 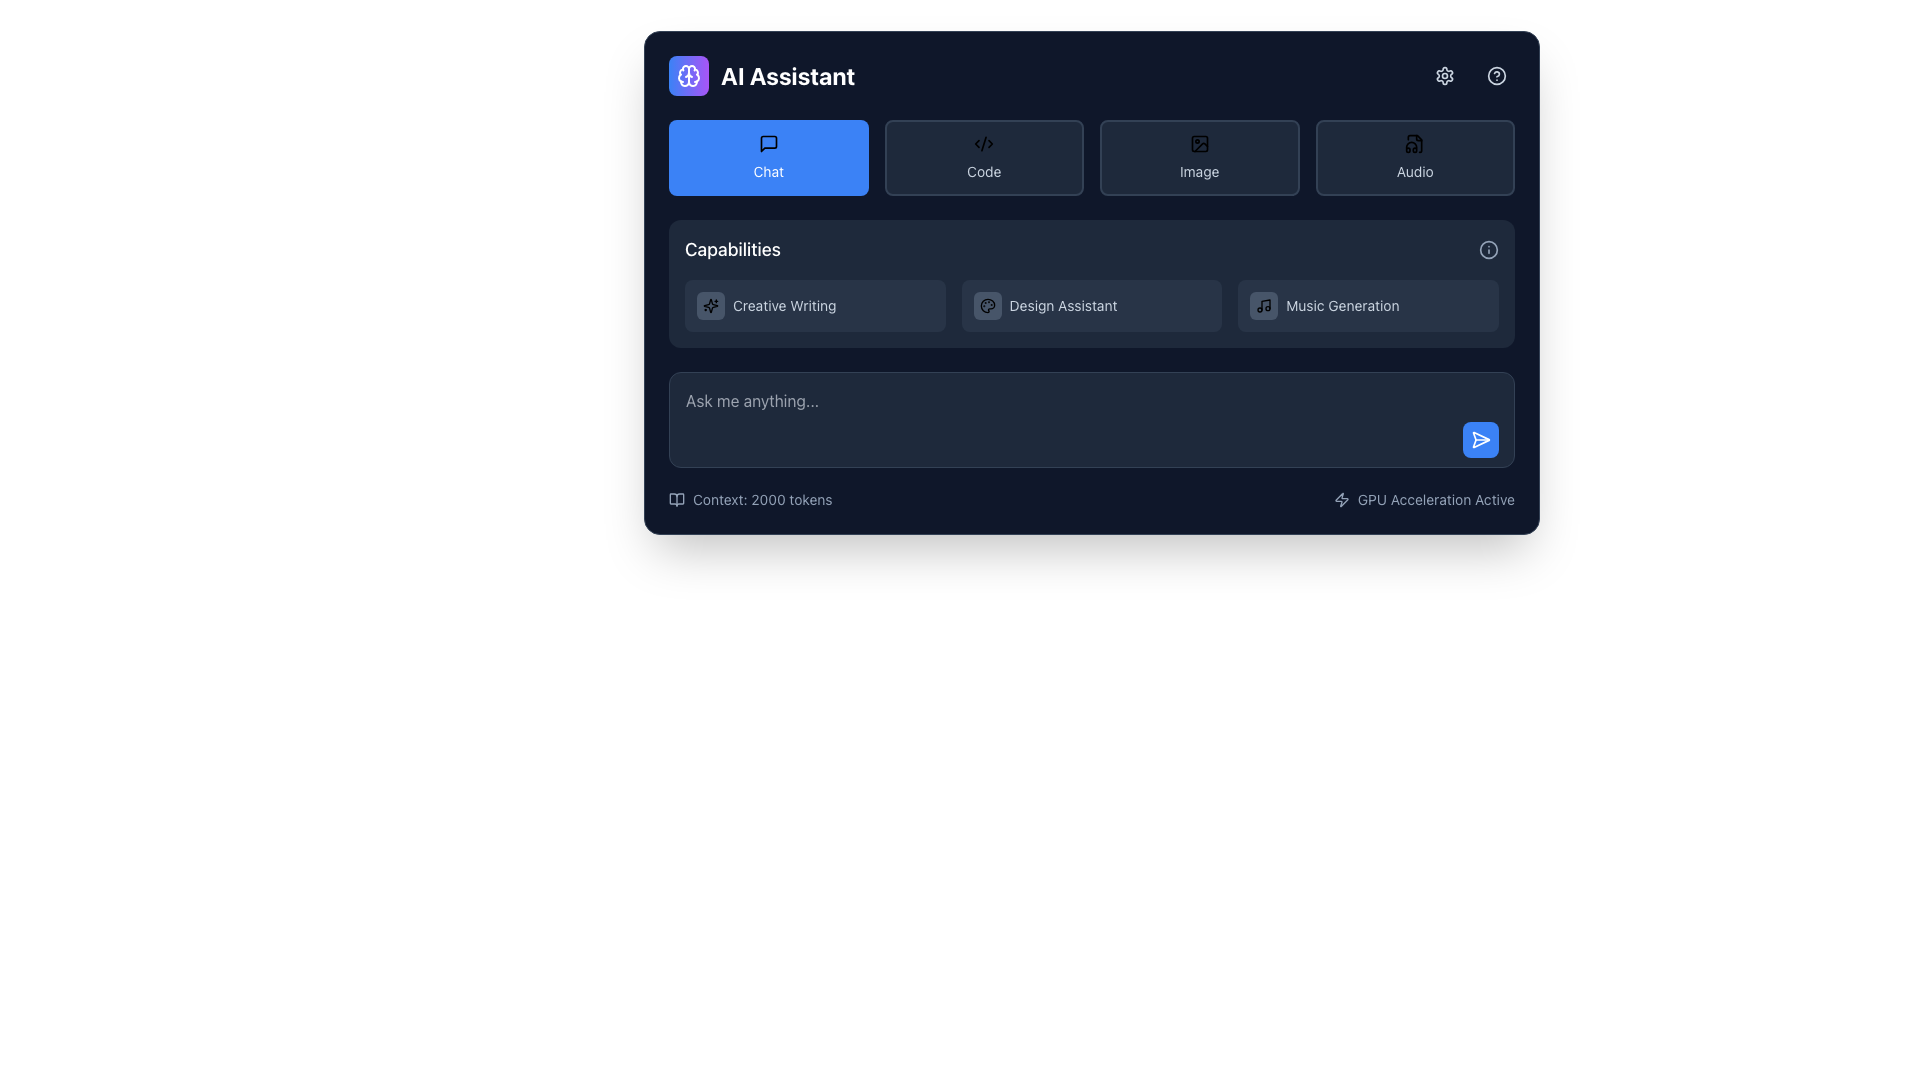 I want to click on the small square-shaped audio waveform icon located above the word 'Audio', so click(x=1414, y=142).